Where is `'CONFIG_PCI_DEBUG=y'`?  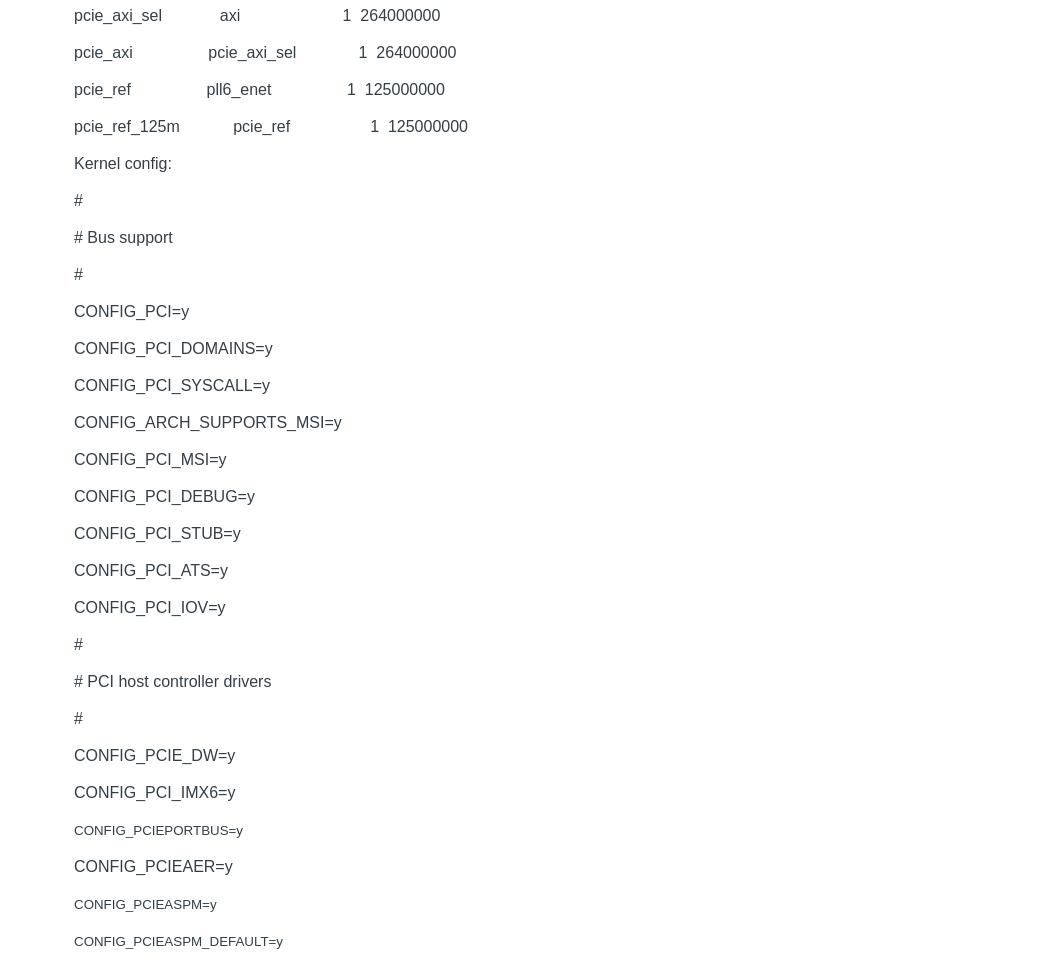
'CONFIG_PCI_DEBUG=y' is located at coordinates (164, 496).